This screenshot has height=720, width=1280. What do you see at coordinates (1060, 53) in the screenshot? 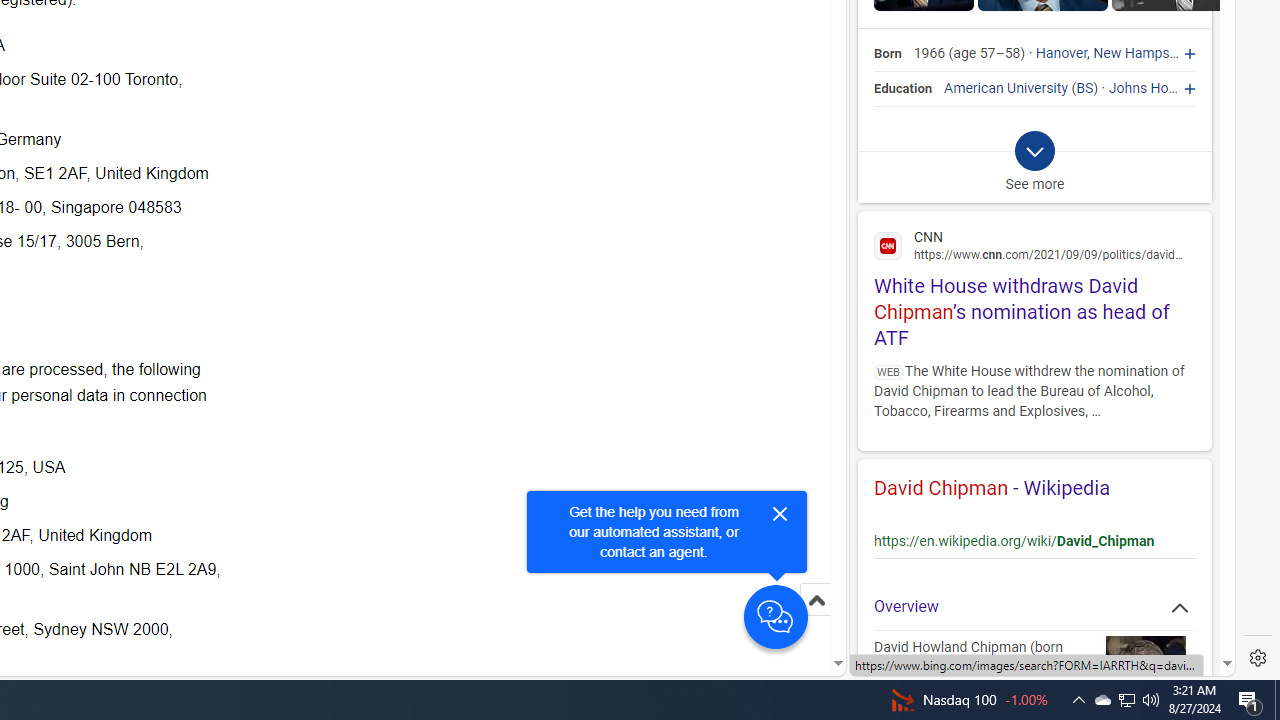
I see `'Hanover'` at bounding box center [1060, 53].